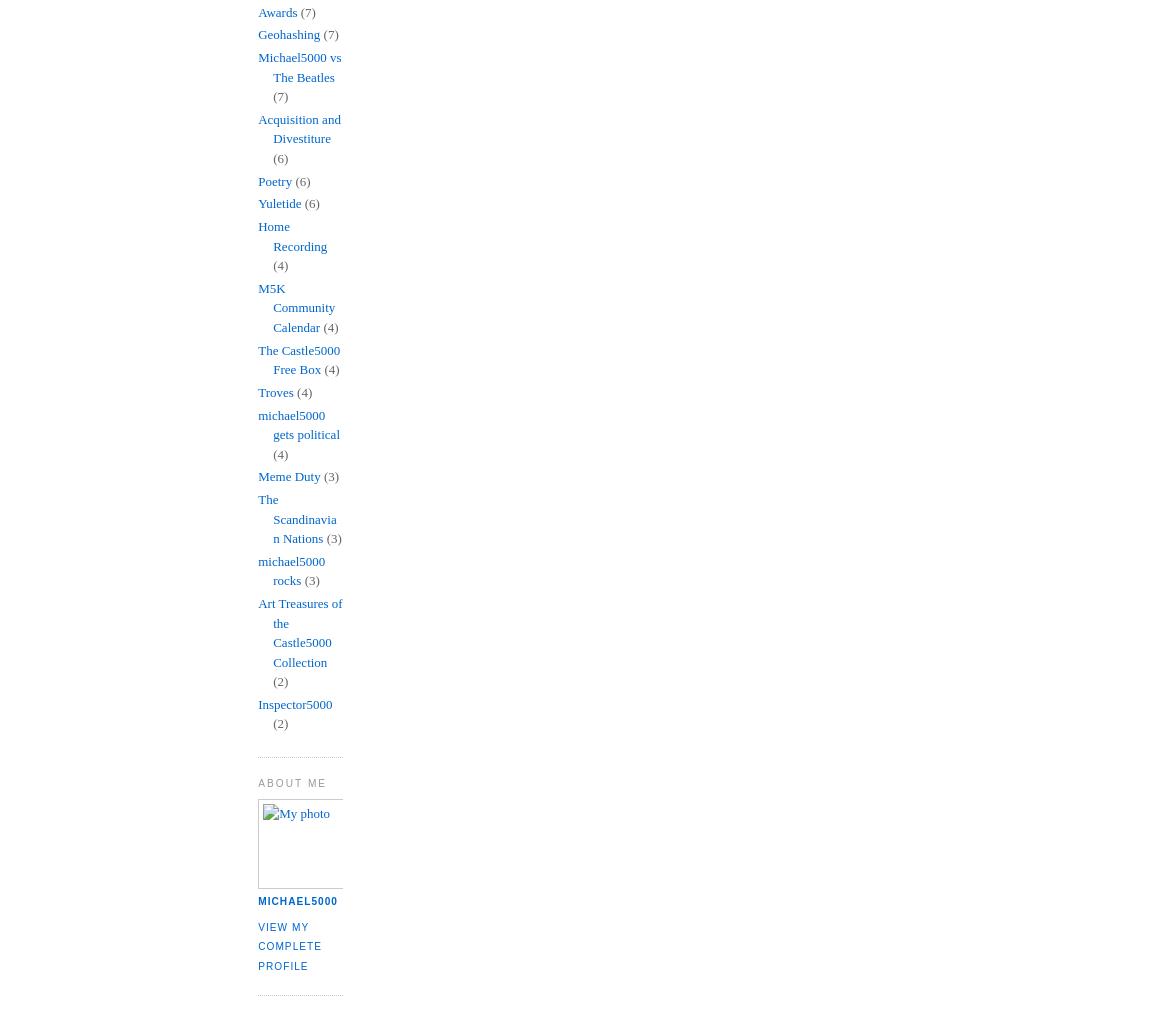 The height and width of the screenshot is (1036, 1176). Describe the element at coordinates (292, 783) in the screenshot. I see `'About Me'` at that location.